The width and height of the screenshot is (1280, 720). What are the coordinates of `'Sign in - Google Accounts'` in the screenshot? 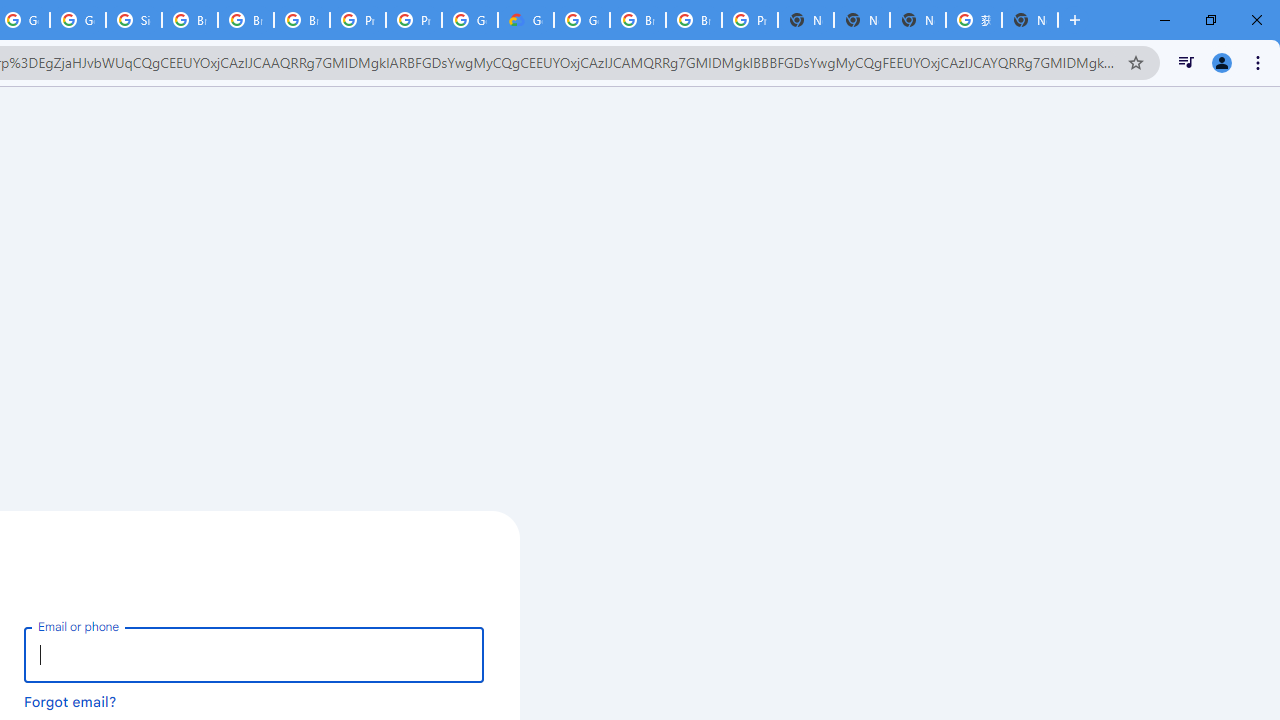 It's located at (133, 20).